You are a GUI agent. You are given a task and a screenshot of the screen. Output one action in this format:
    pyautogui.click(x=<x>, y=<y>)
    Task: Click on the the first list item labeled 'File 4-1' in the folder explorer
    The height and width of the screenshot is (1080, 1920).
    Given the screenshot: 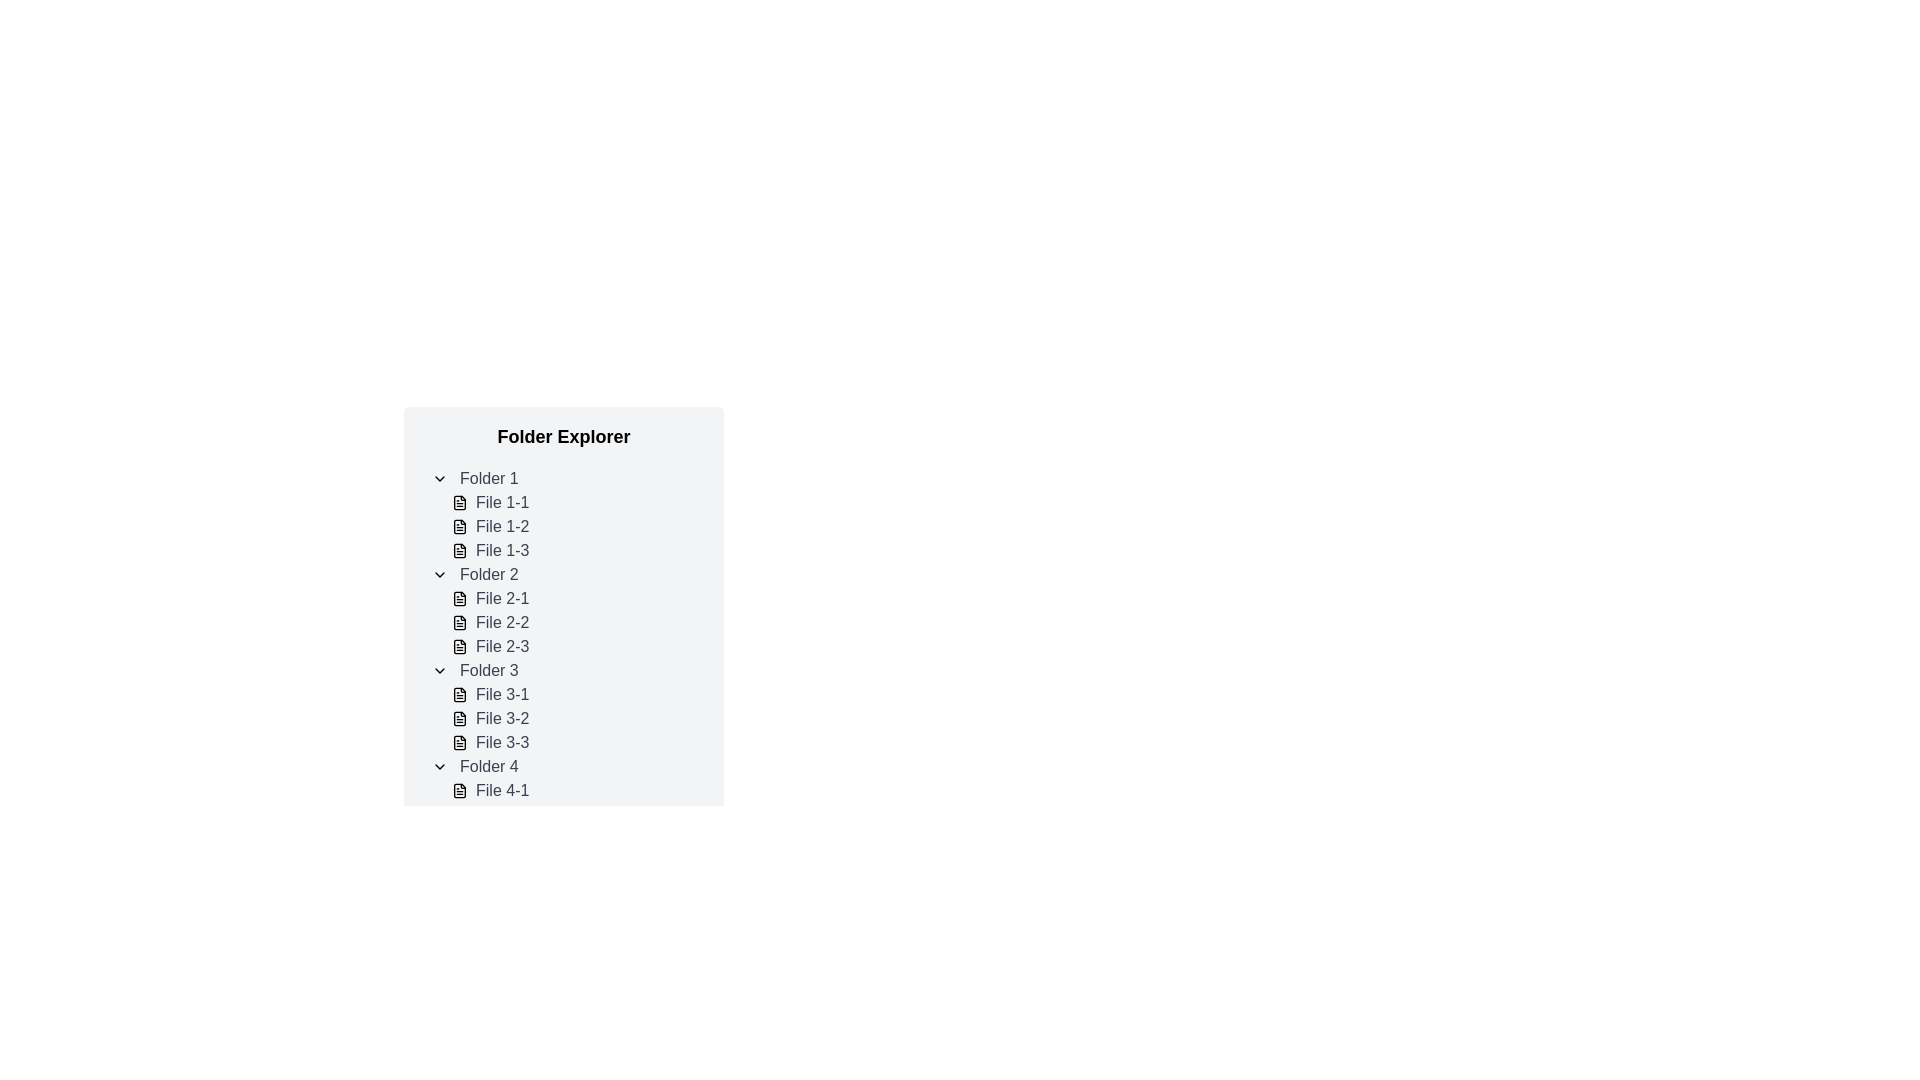 What is the action you would take?
    pyautogui.click(x=575, y=789)
    